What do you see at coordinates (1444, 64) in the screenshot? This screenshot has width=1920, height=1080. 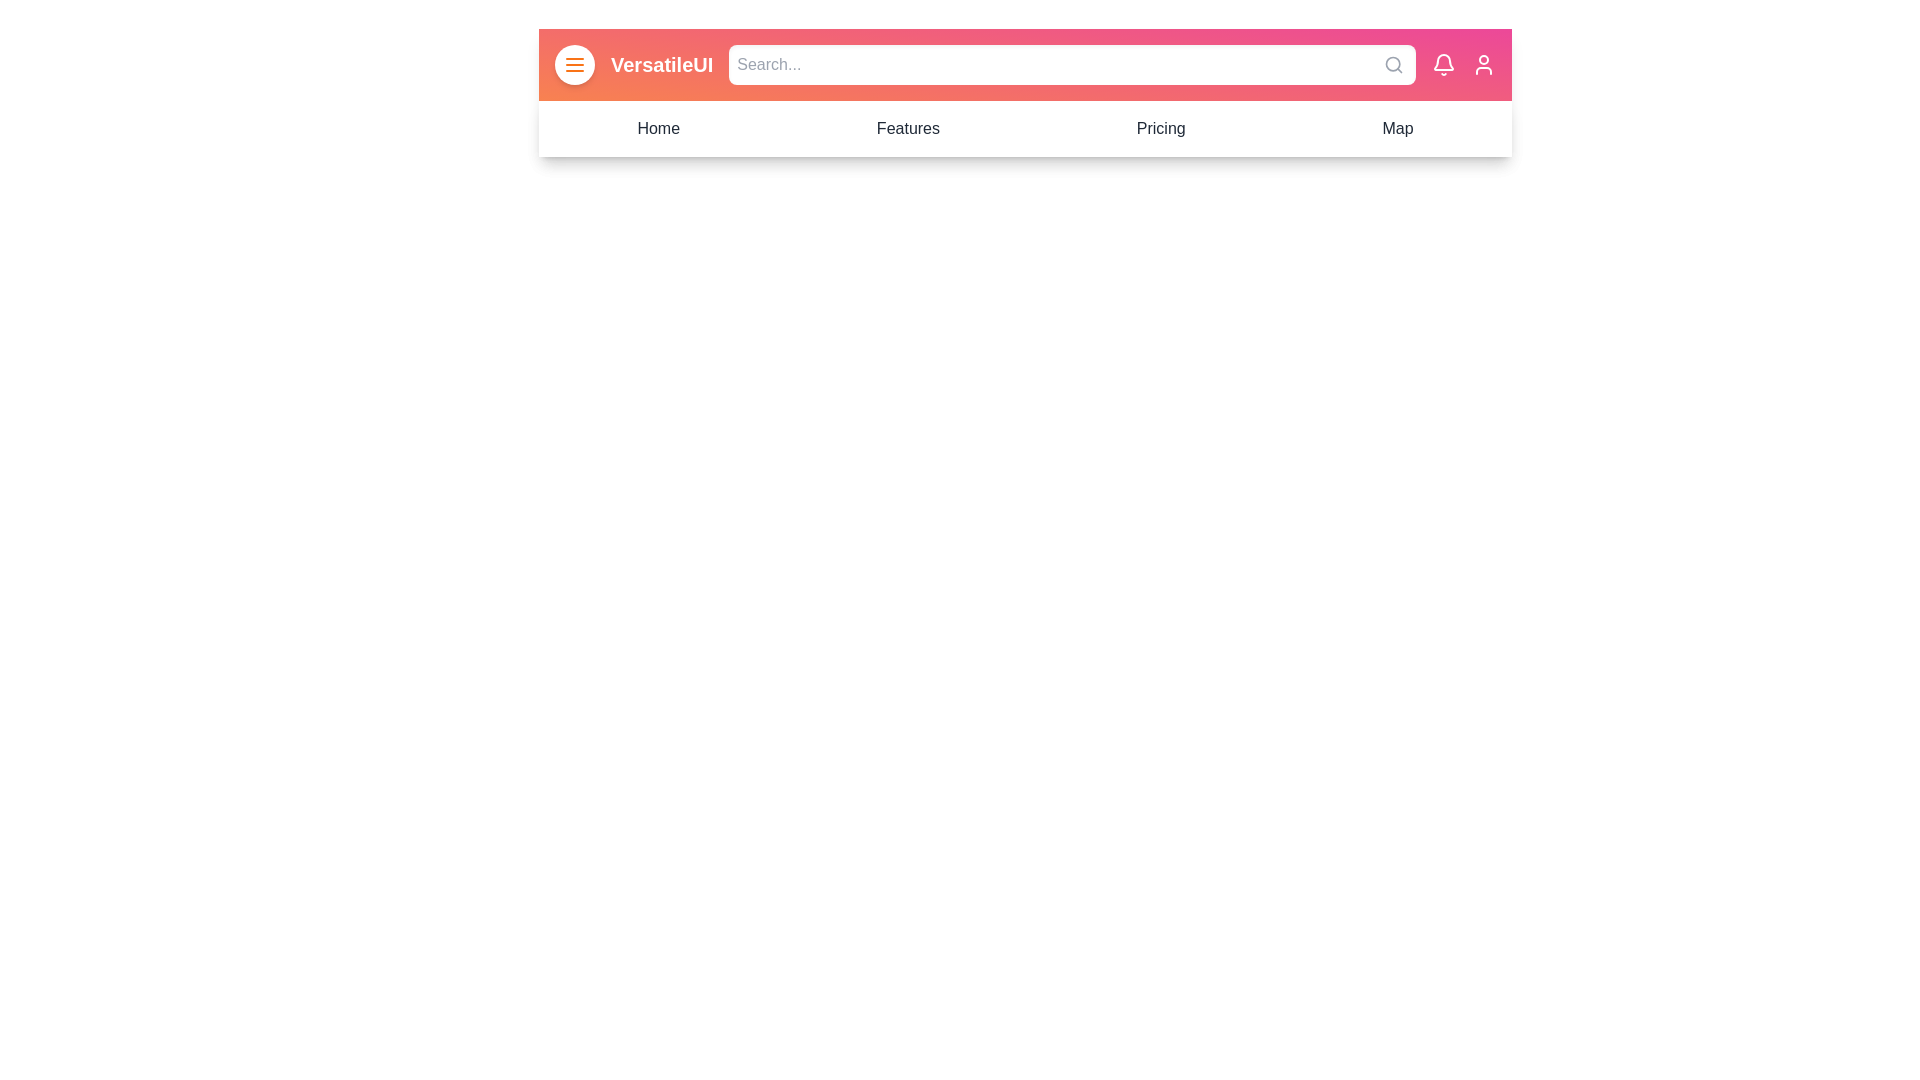 I see `the bell icon to check notifications` at bounding box center [1444, 64].